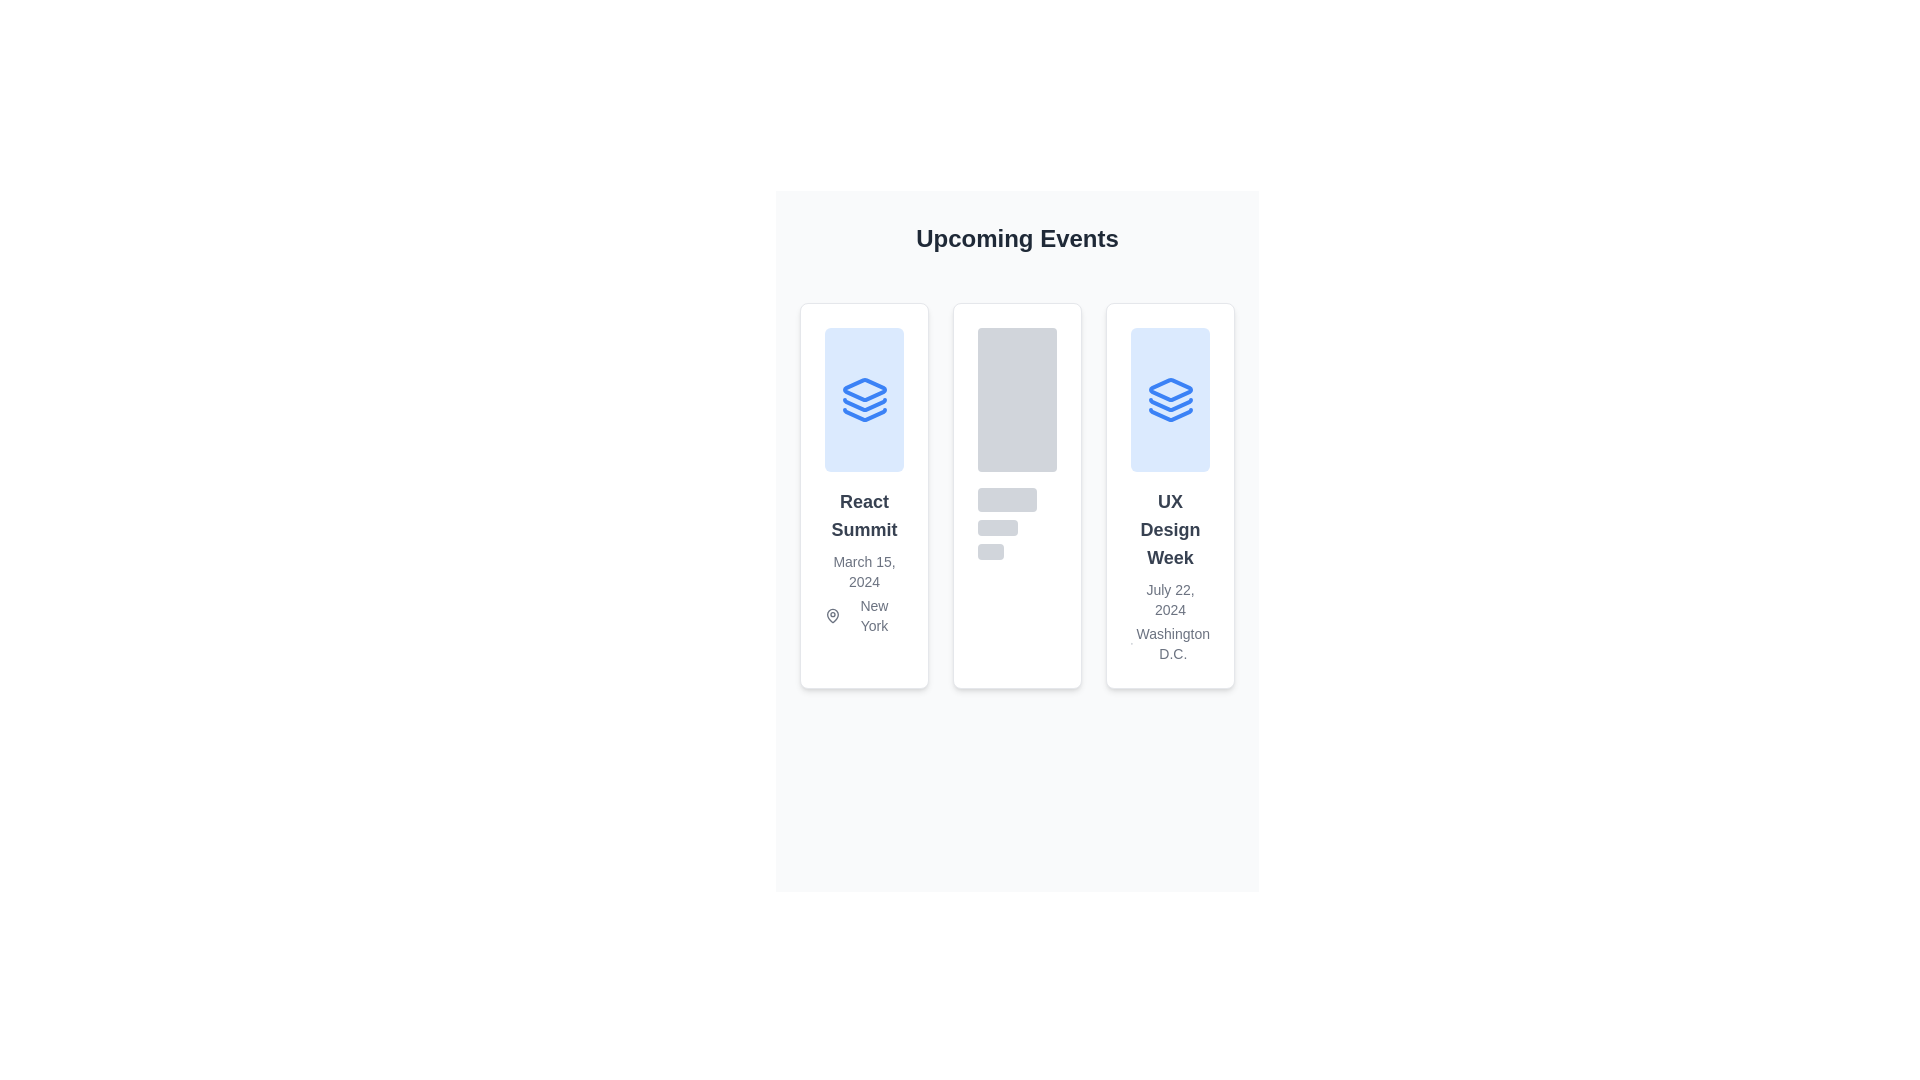  What do you see at coordinates (1017, 495) in the screenshot?
I see `the second card in the grid layout under the header 'Upcoming Events', which serves as a placeholder for an upcoming event` at bounding box center [1017, 495].